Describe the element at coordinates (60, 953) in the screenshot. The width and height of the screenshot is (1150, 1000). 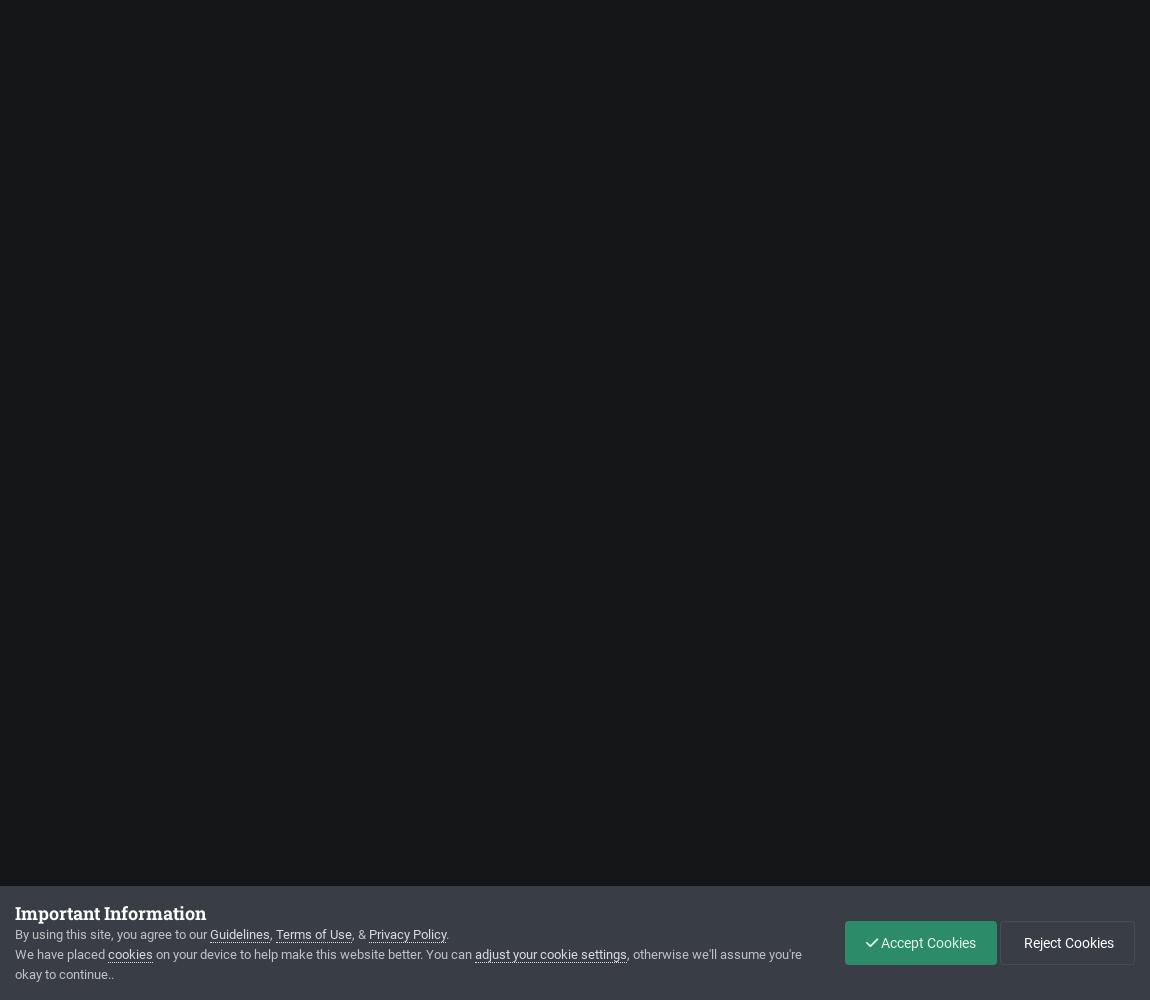
I see `'We have placed'` at that location.